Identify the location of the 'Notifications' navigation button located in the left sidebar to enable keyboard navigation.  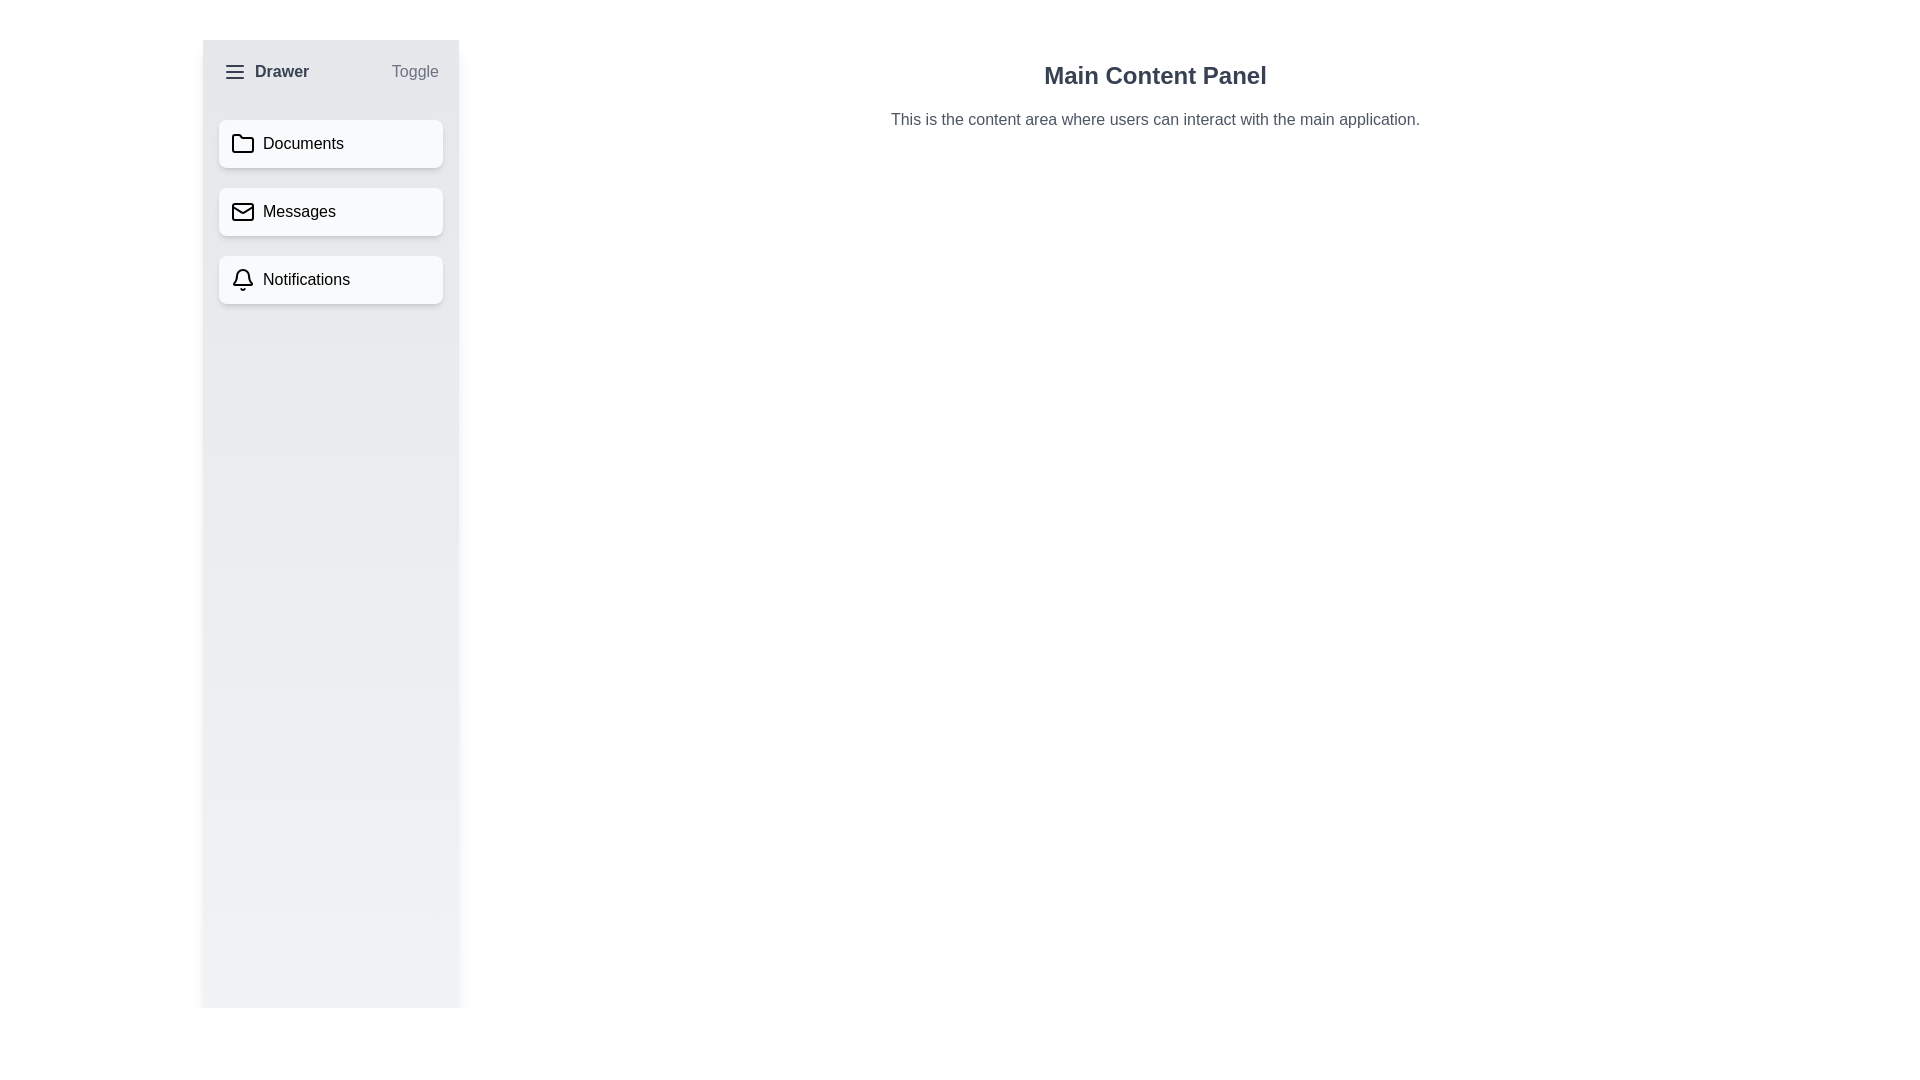
(331, 280).